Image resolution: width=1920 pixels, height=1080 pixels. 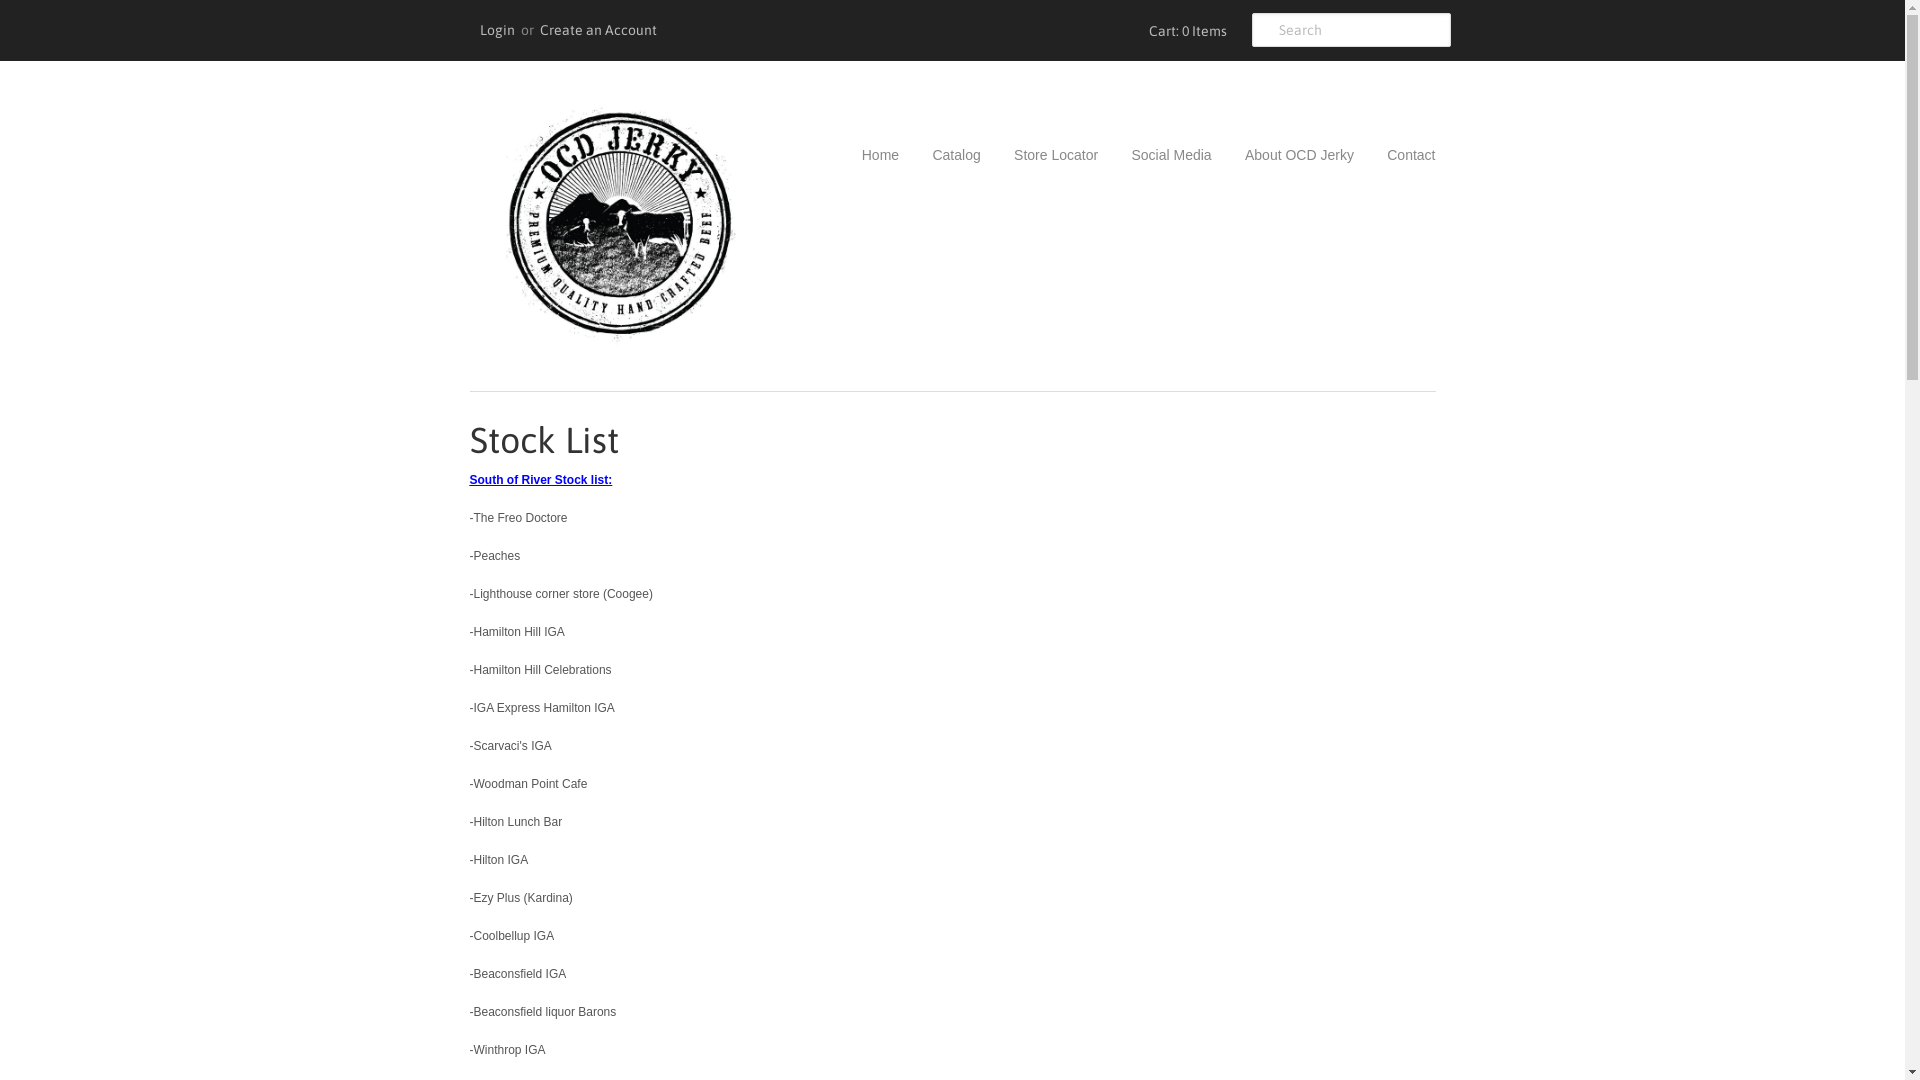 I want to click on 'Social Media', so click(x=1156, y=153).